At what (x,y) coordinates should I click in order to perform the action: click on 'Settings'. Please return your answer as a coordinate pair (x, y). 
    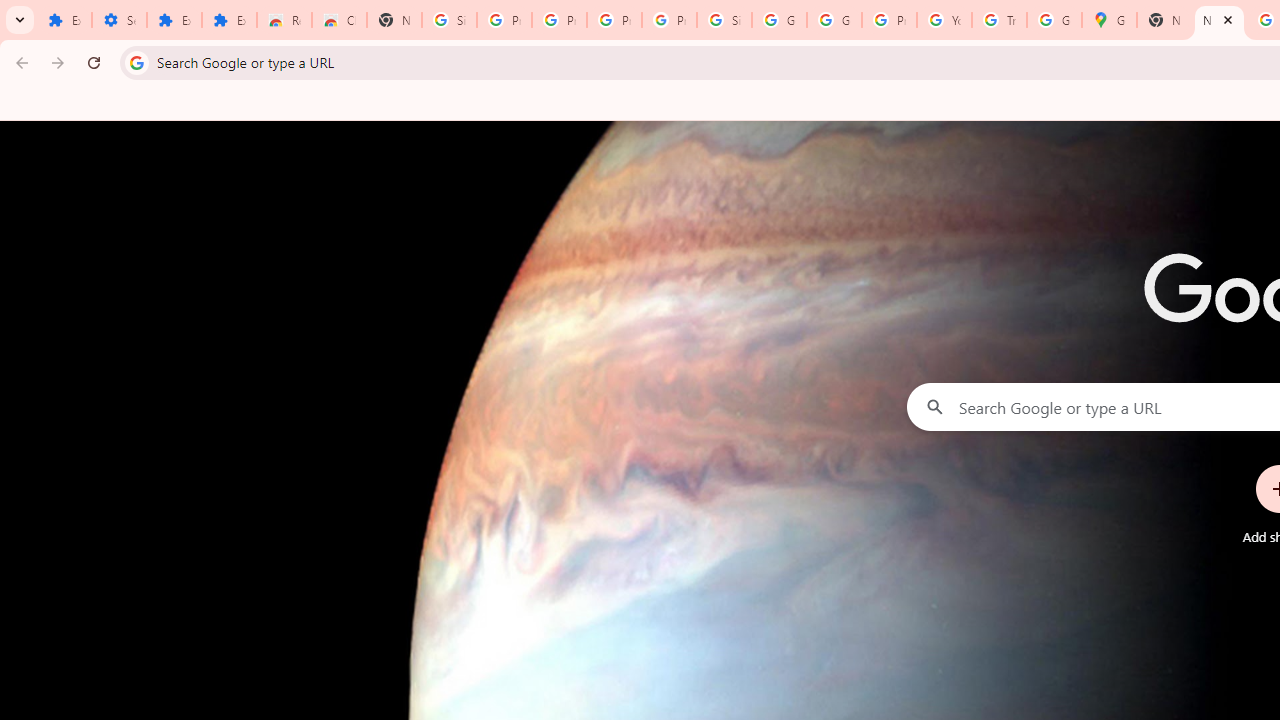
    Looking at the image, I should click on (118, 20).